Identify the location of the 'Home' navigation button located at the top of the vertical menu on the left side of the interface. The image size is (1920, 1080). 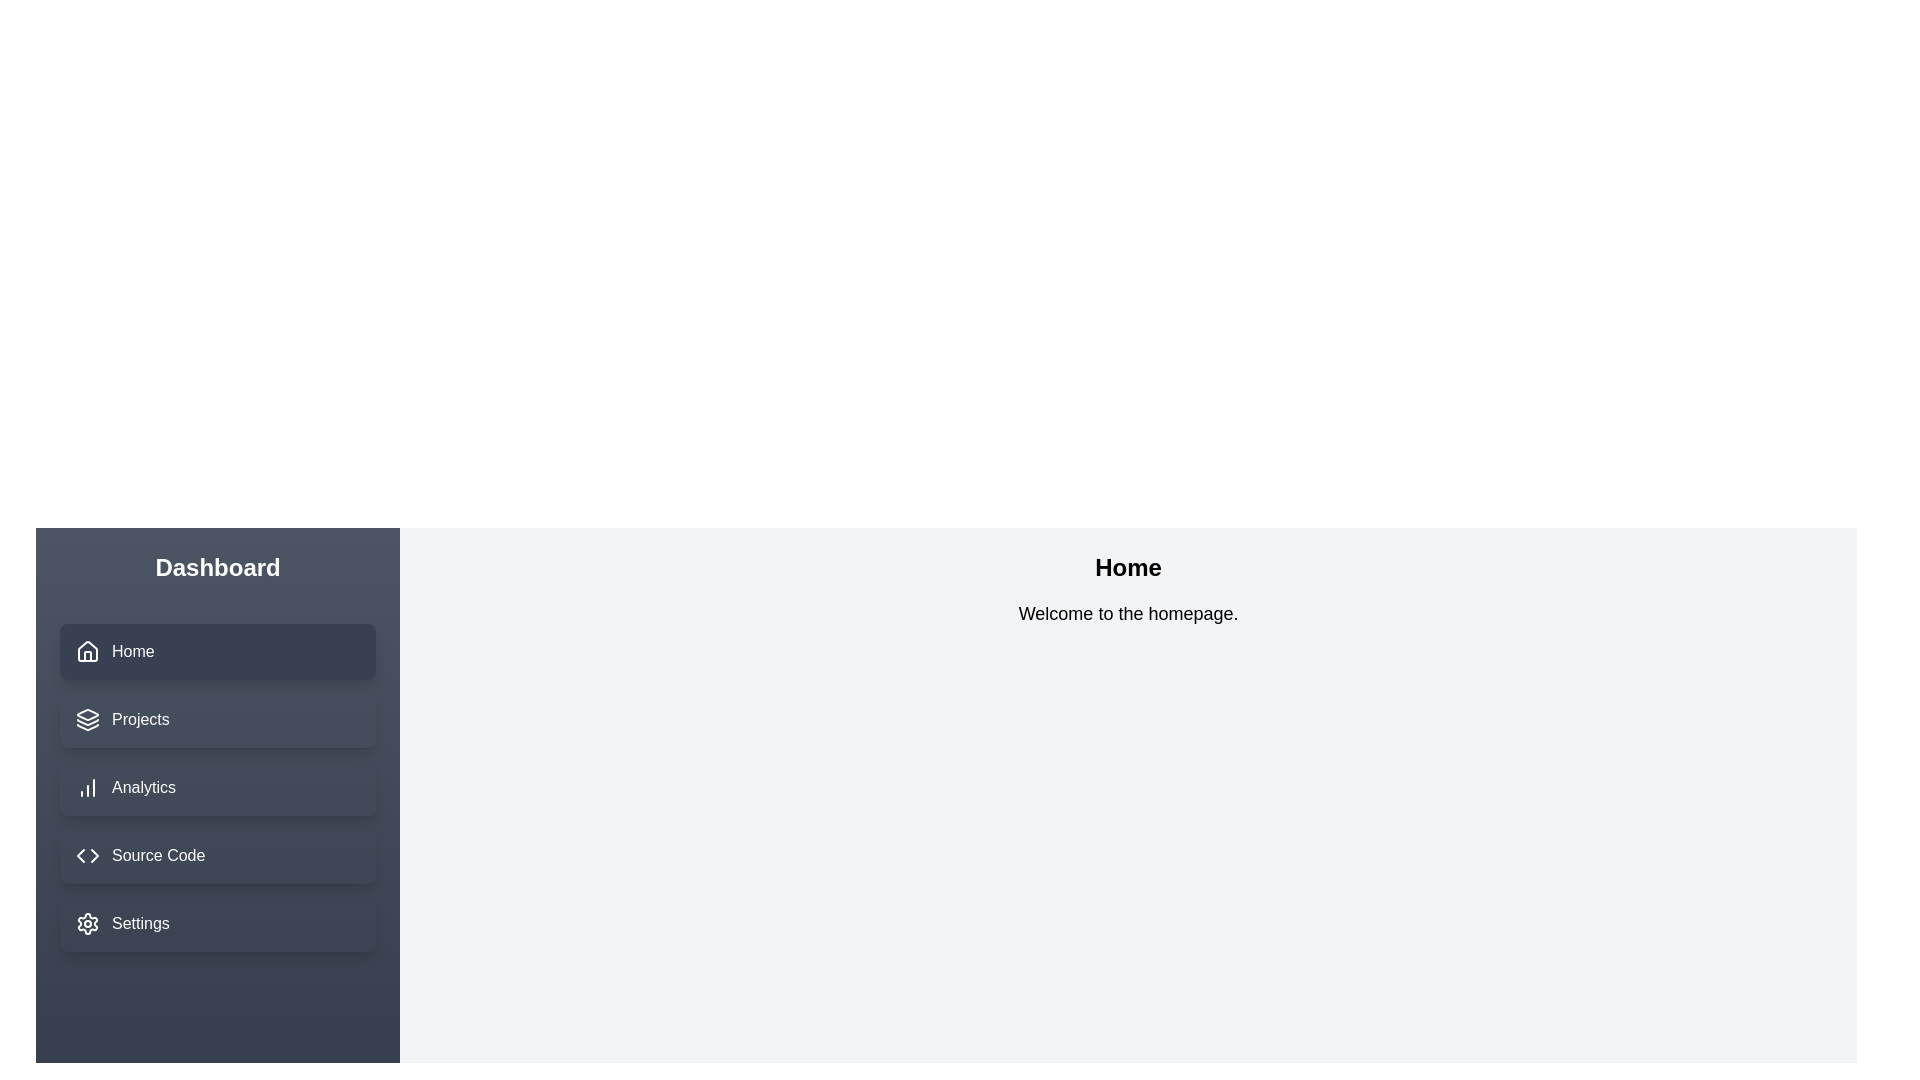
(218, 651).